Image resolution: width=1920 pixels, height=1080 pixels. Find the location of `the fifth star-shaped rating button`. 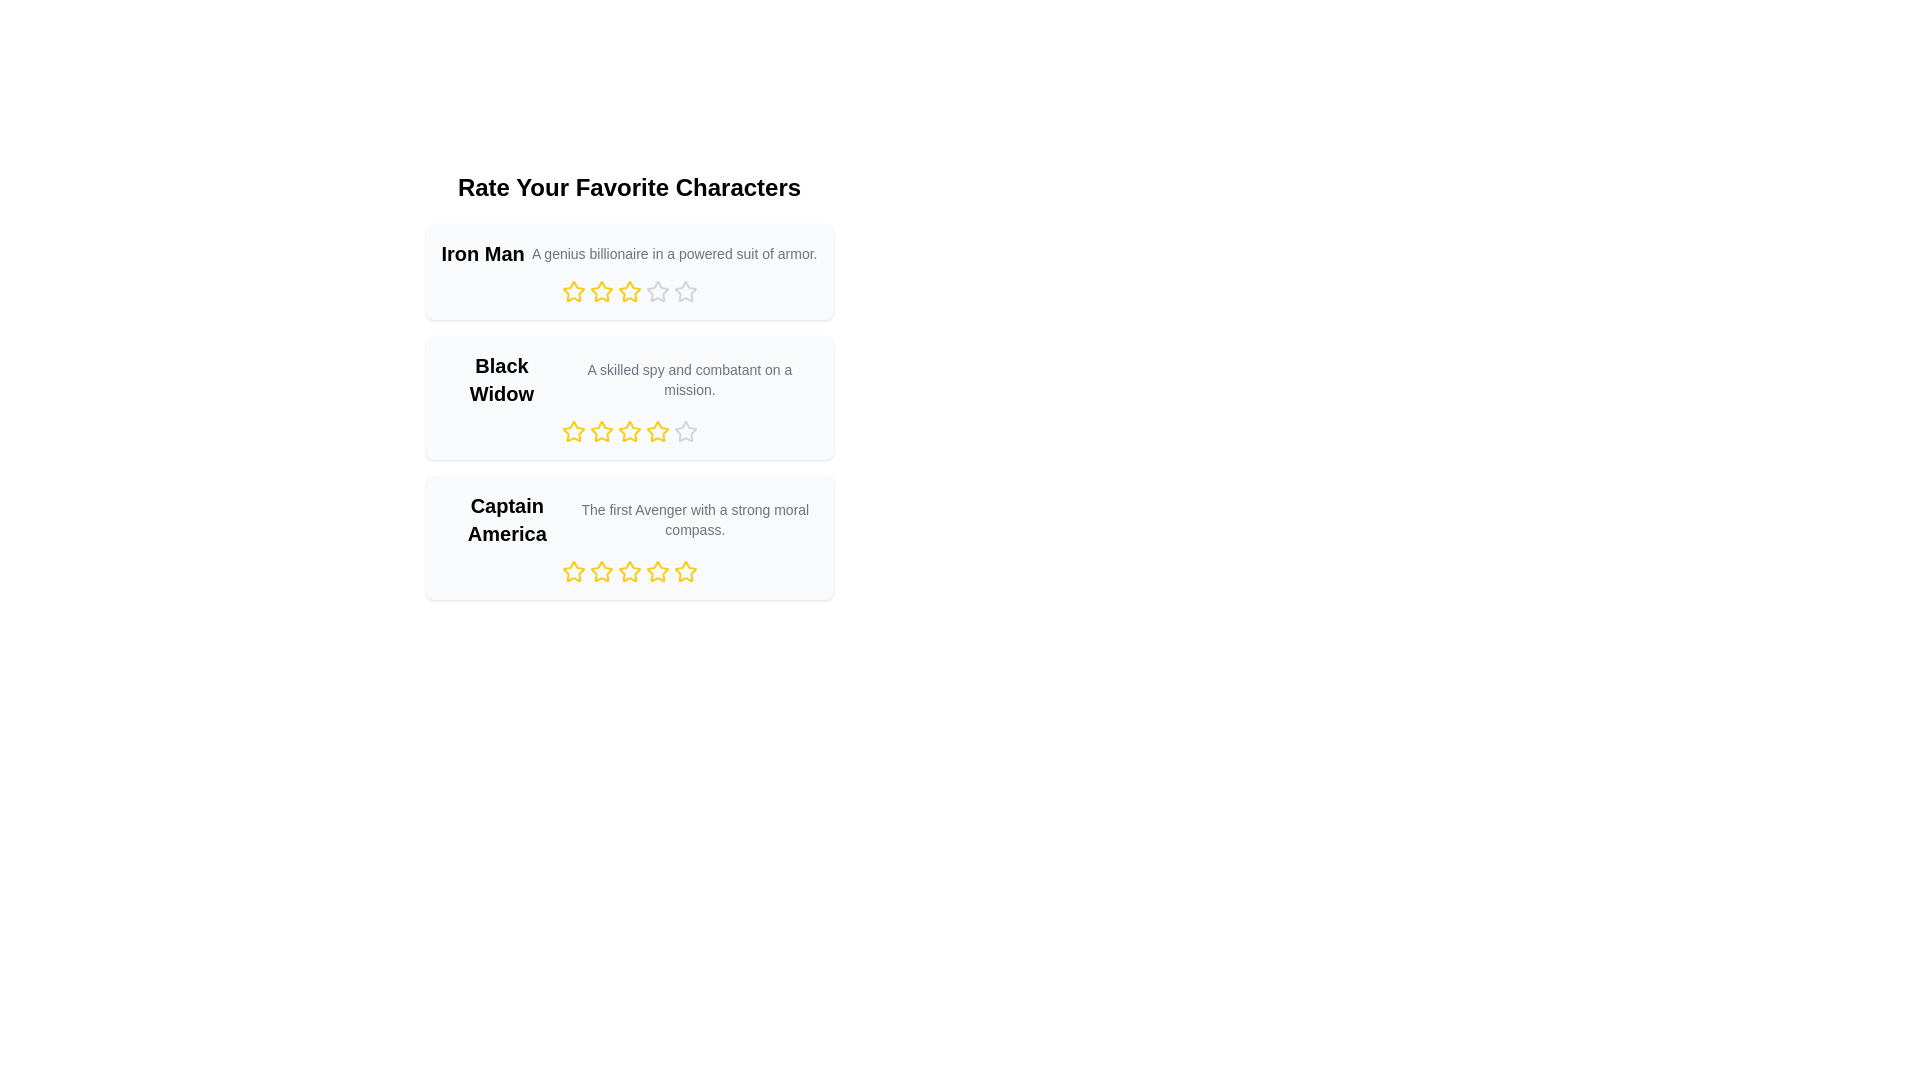

the fifth star-shaped rating button is located at coordinates (685, 292).